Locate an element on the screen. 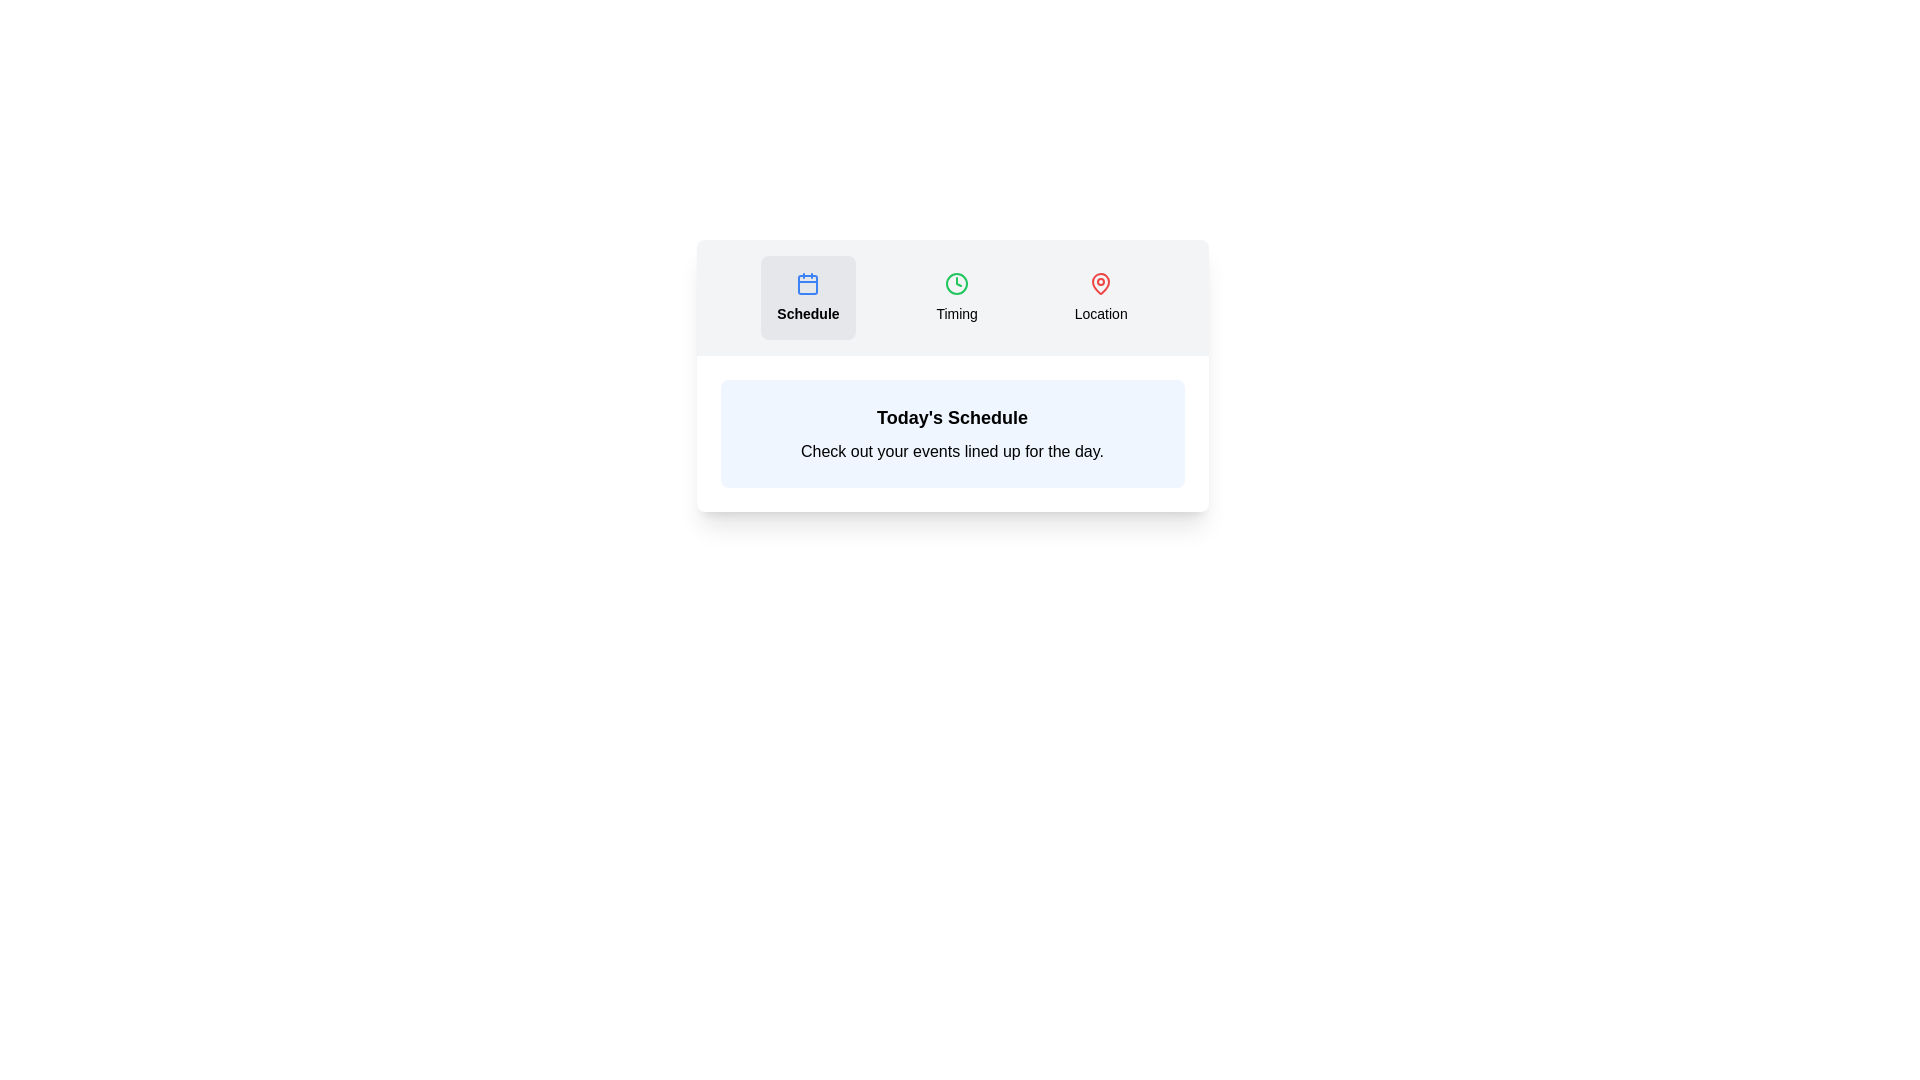  the icon corresponding to the Timing tab is located at coordinates (955, 284).